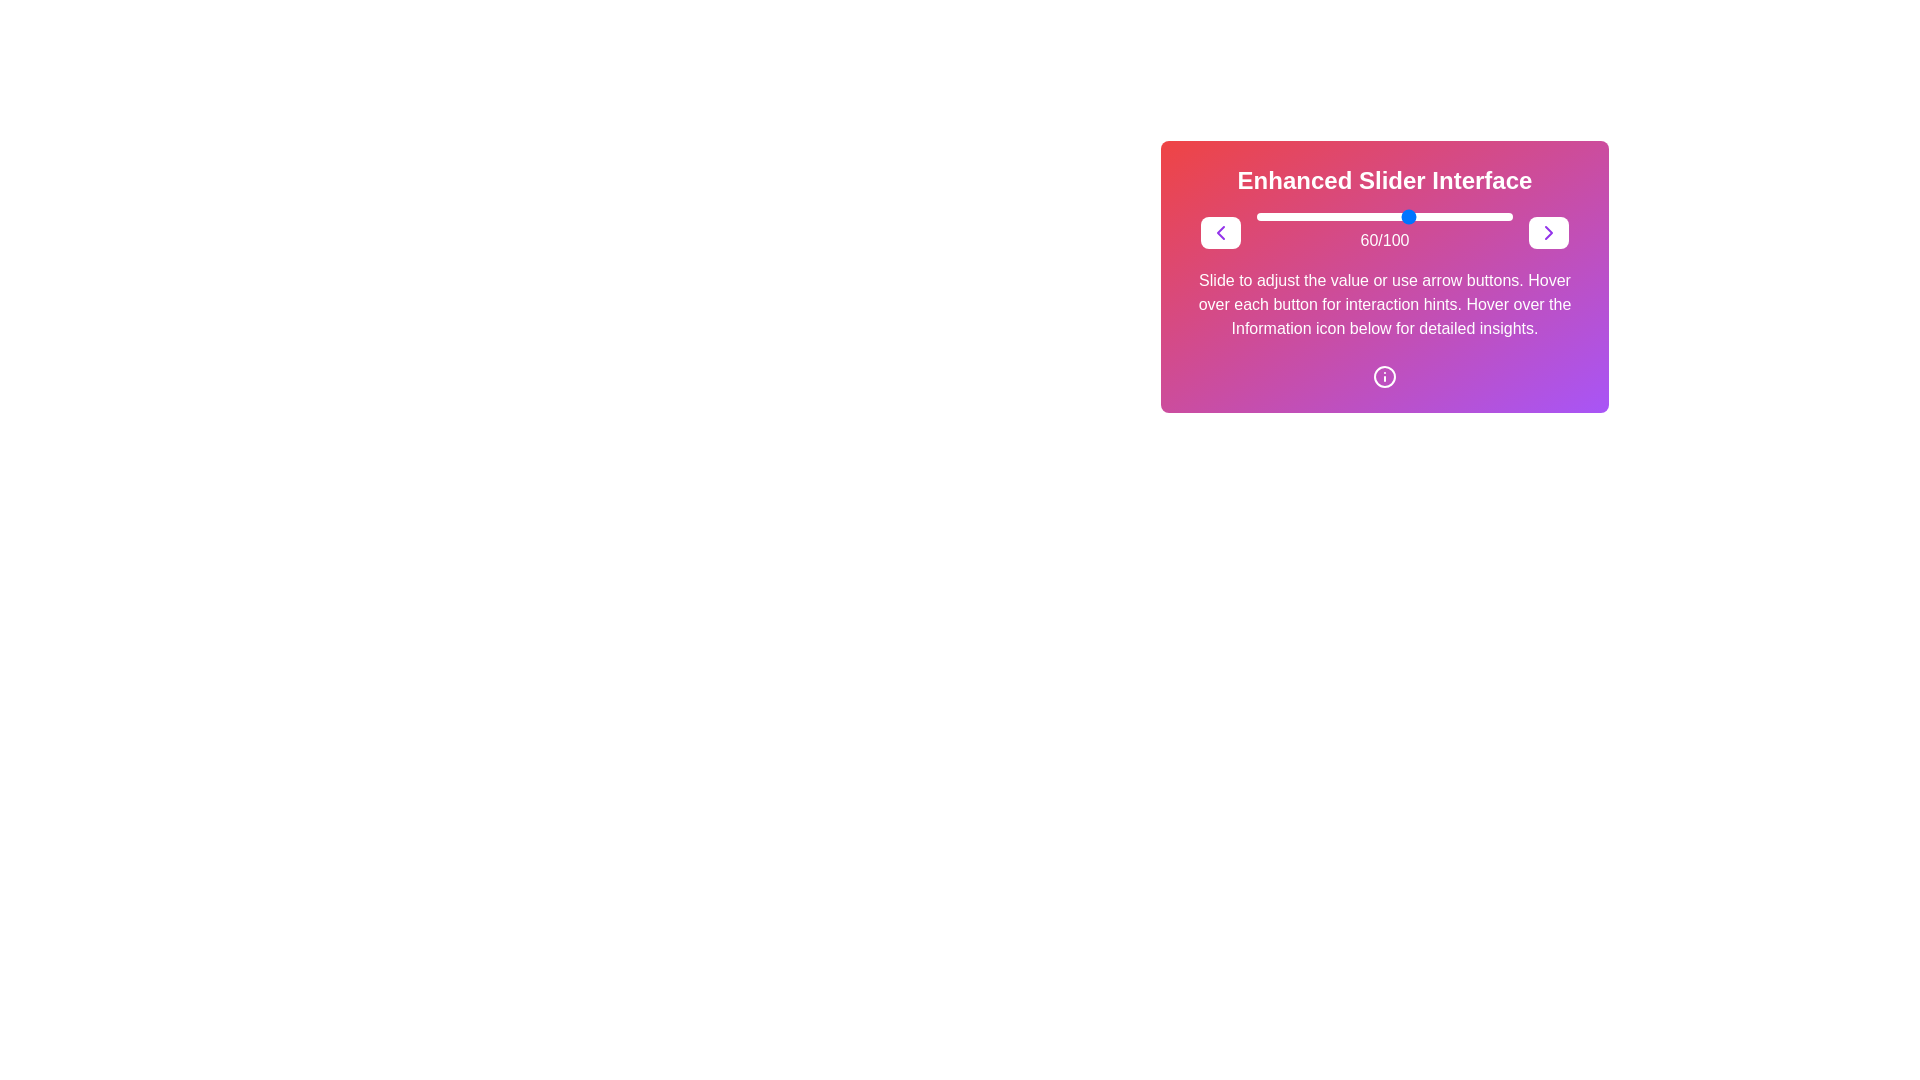 This screenshot has width=1920, height=1080. I want to click on the slider, so click(1313, 216).